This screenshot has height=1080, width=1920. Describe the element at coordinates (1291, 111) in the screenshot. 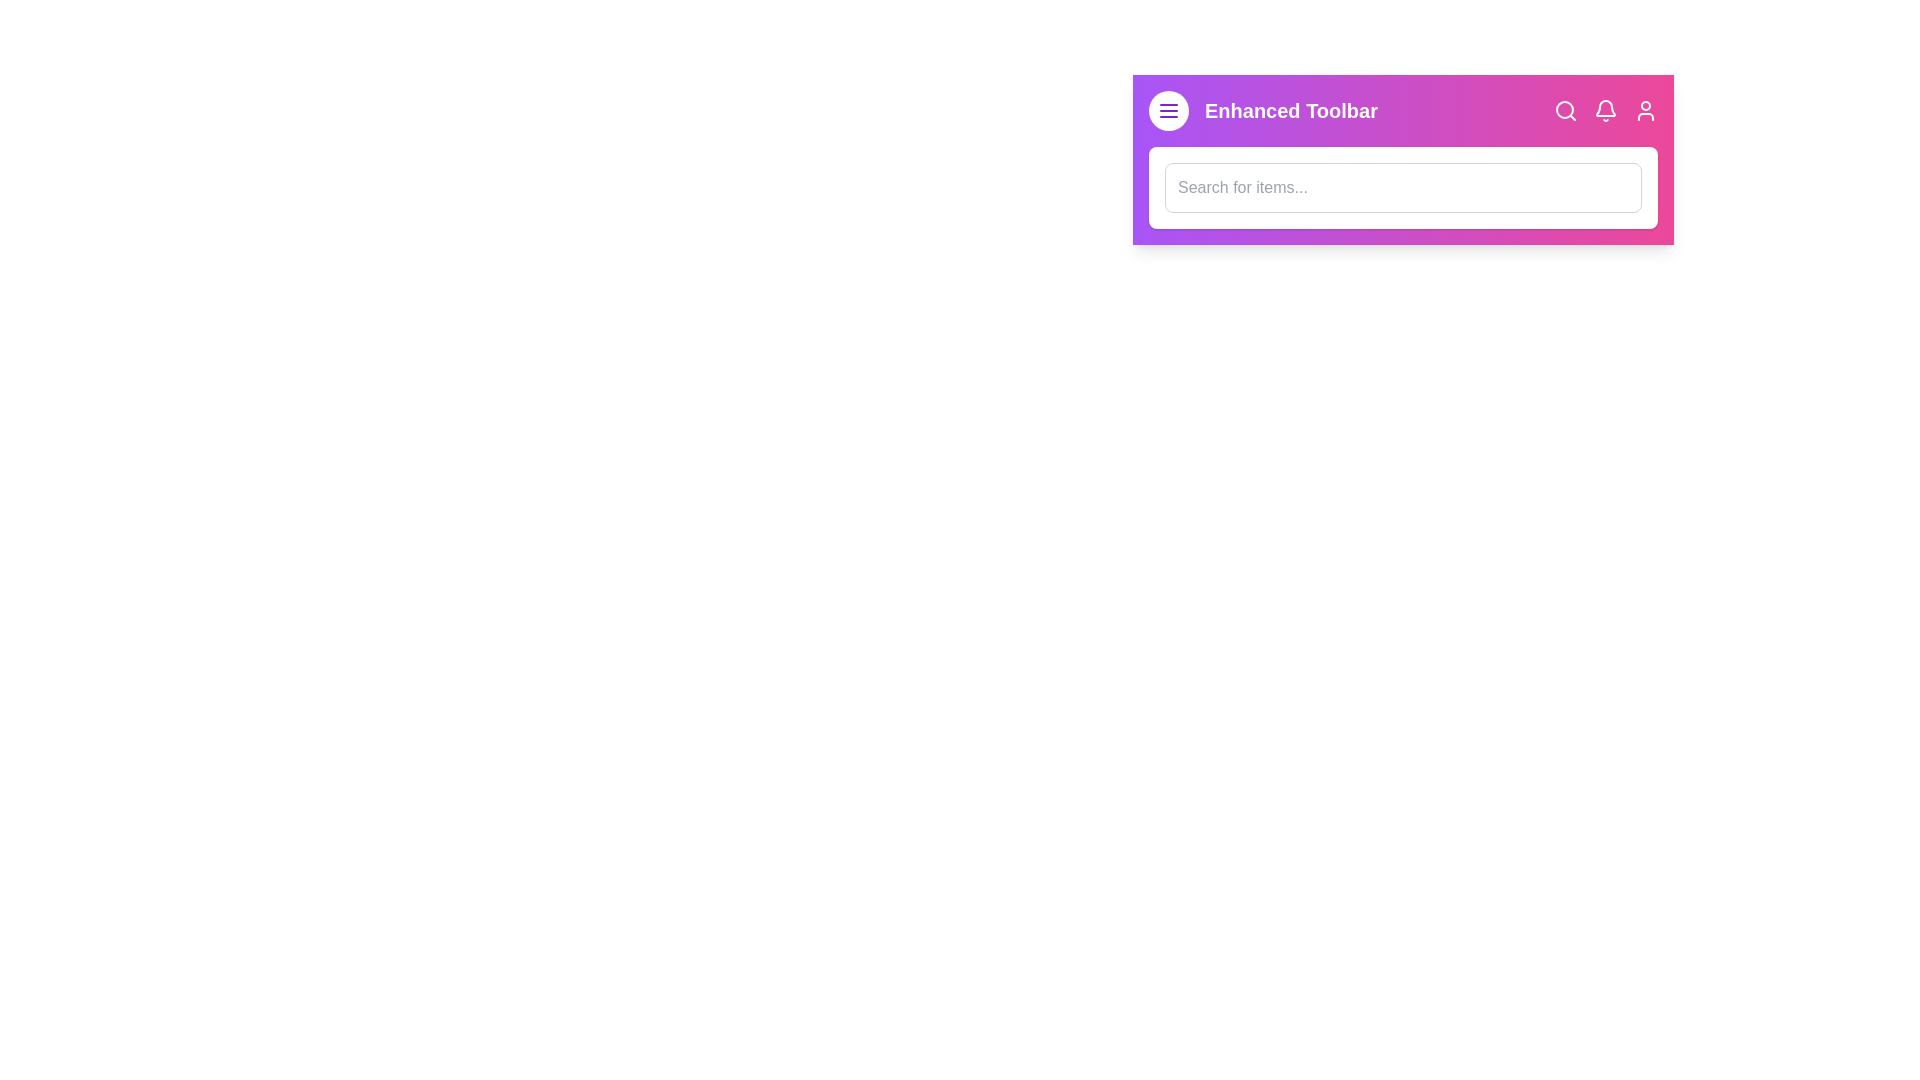

I see `the text 'Enhanced Toolbar' to select it` at that location.